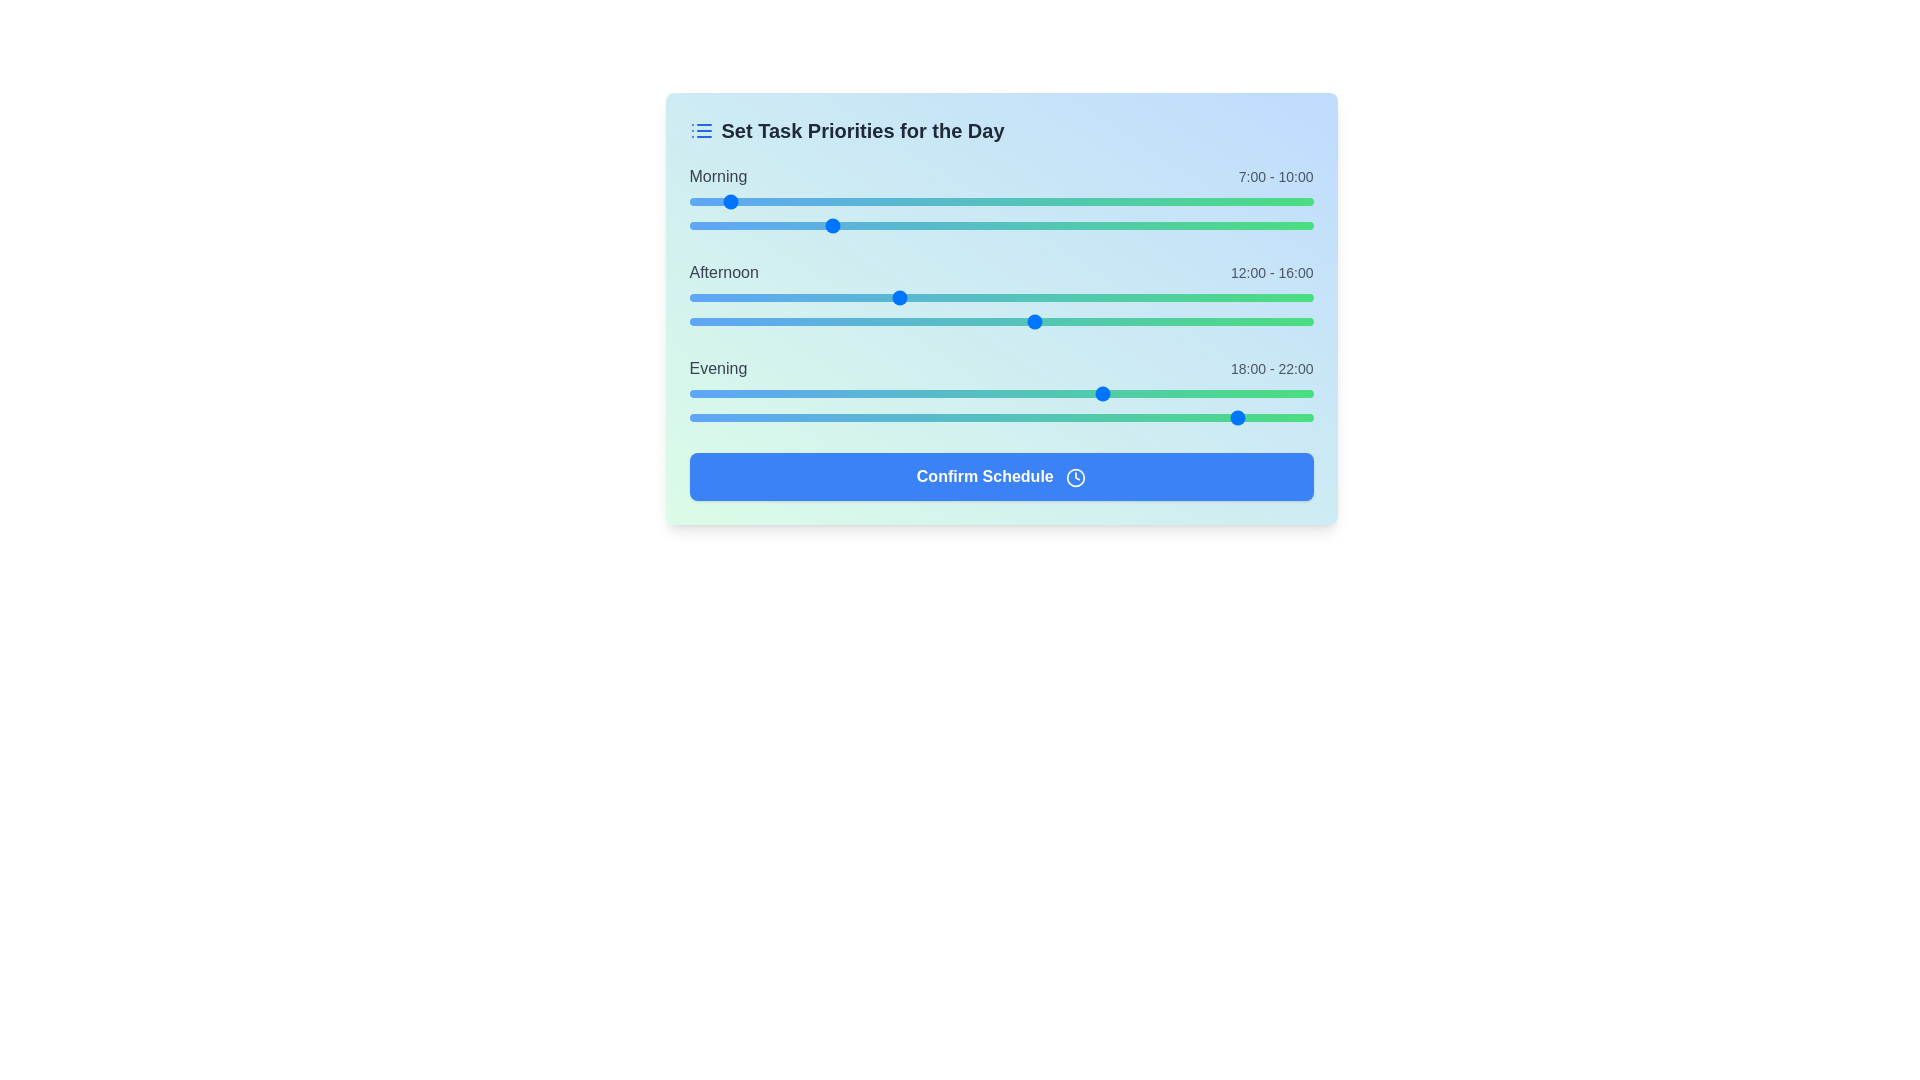 The height and width of the screenshot is (1080, 1920). Describe the element at coordinates (1001, 477) in the screenshot. I see `the 'Confirm Schedule' button to save changes` at that location.